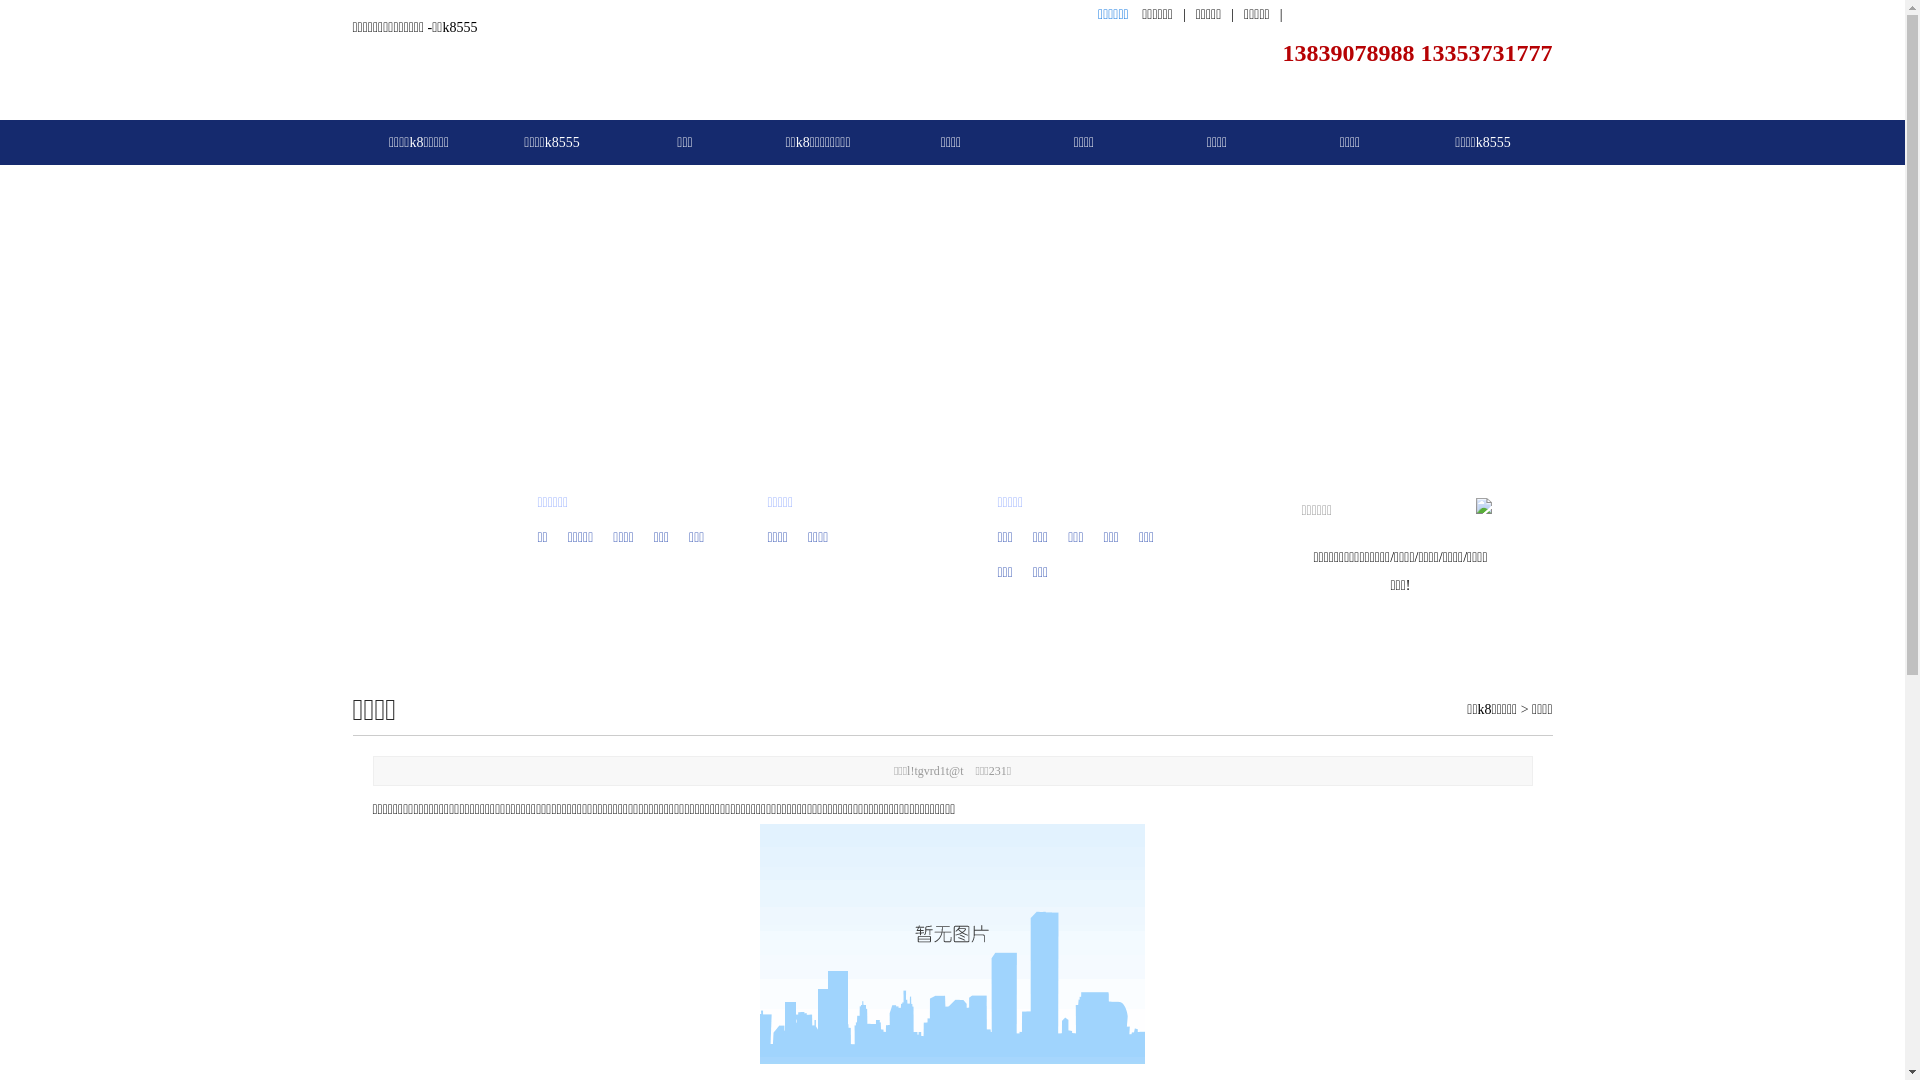 This screenshot has height=1080, width=1920. I want to click on '  ', so click(1483, 504).